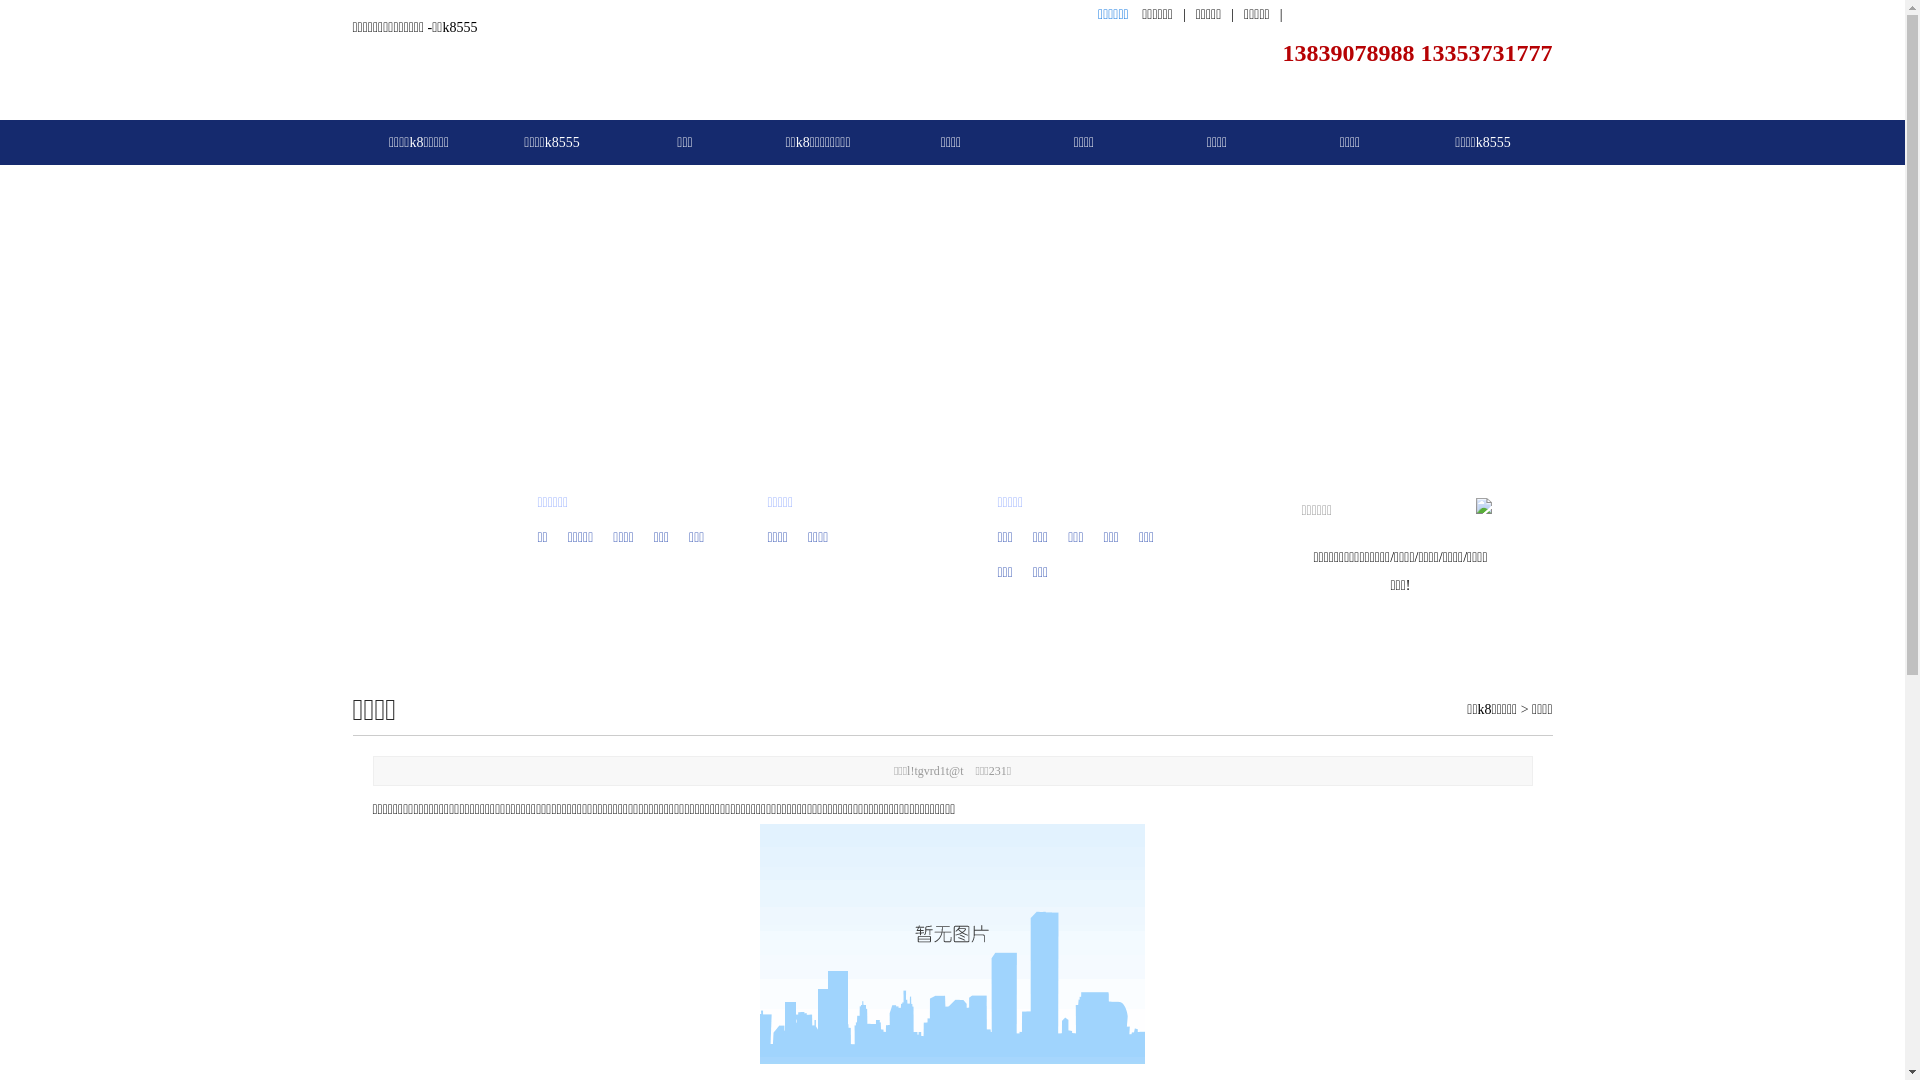 This screenshot has height=1080, width=1920. I want to click on '  ', so click(1483, 504).